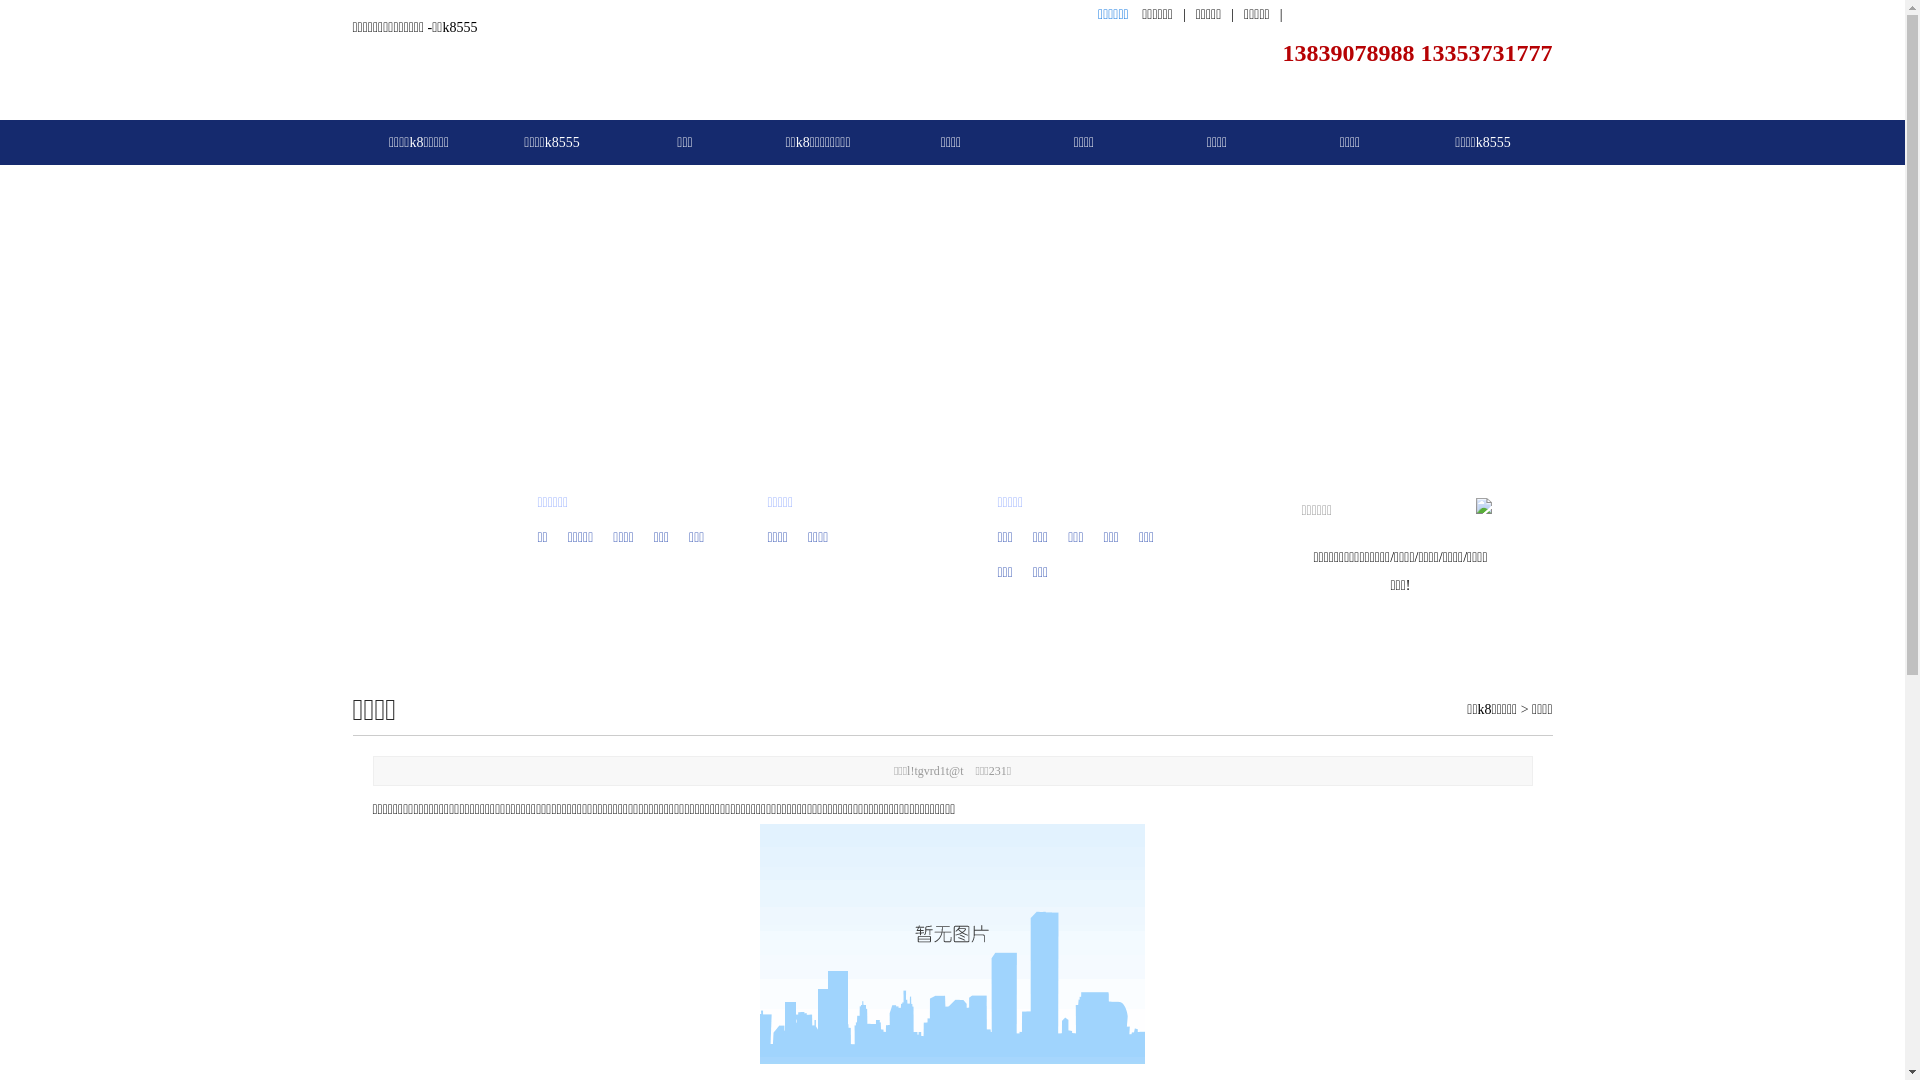 This screenshot has height=1080, width=1920. I want to click on '  ', so click(1483, 504).